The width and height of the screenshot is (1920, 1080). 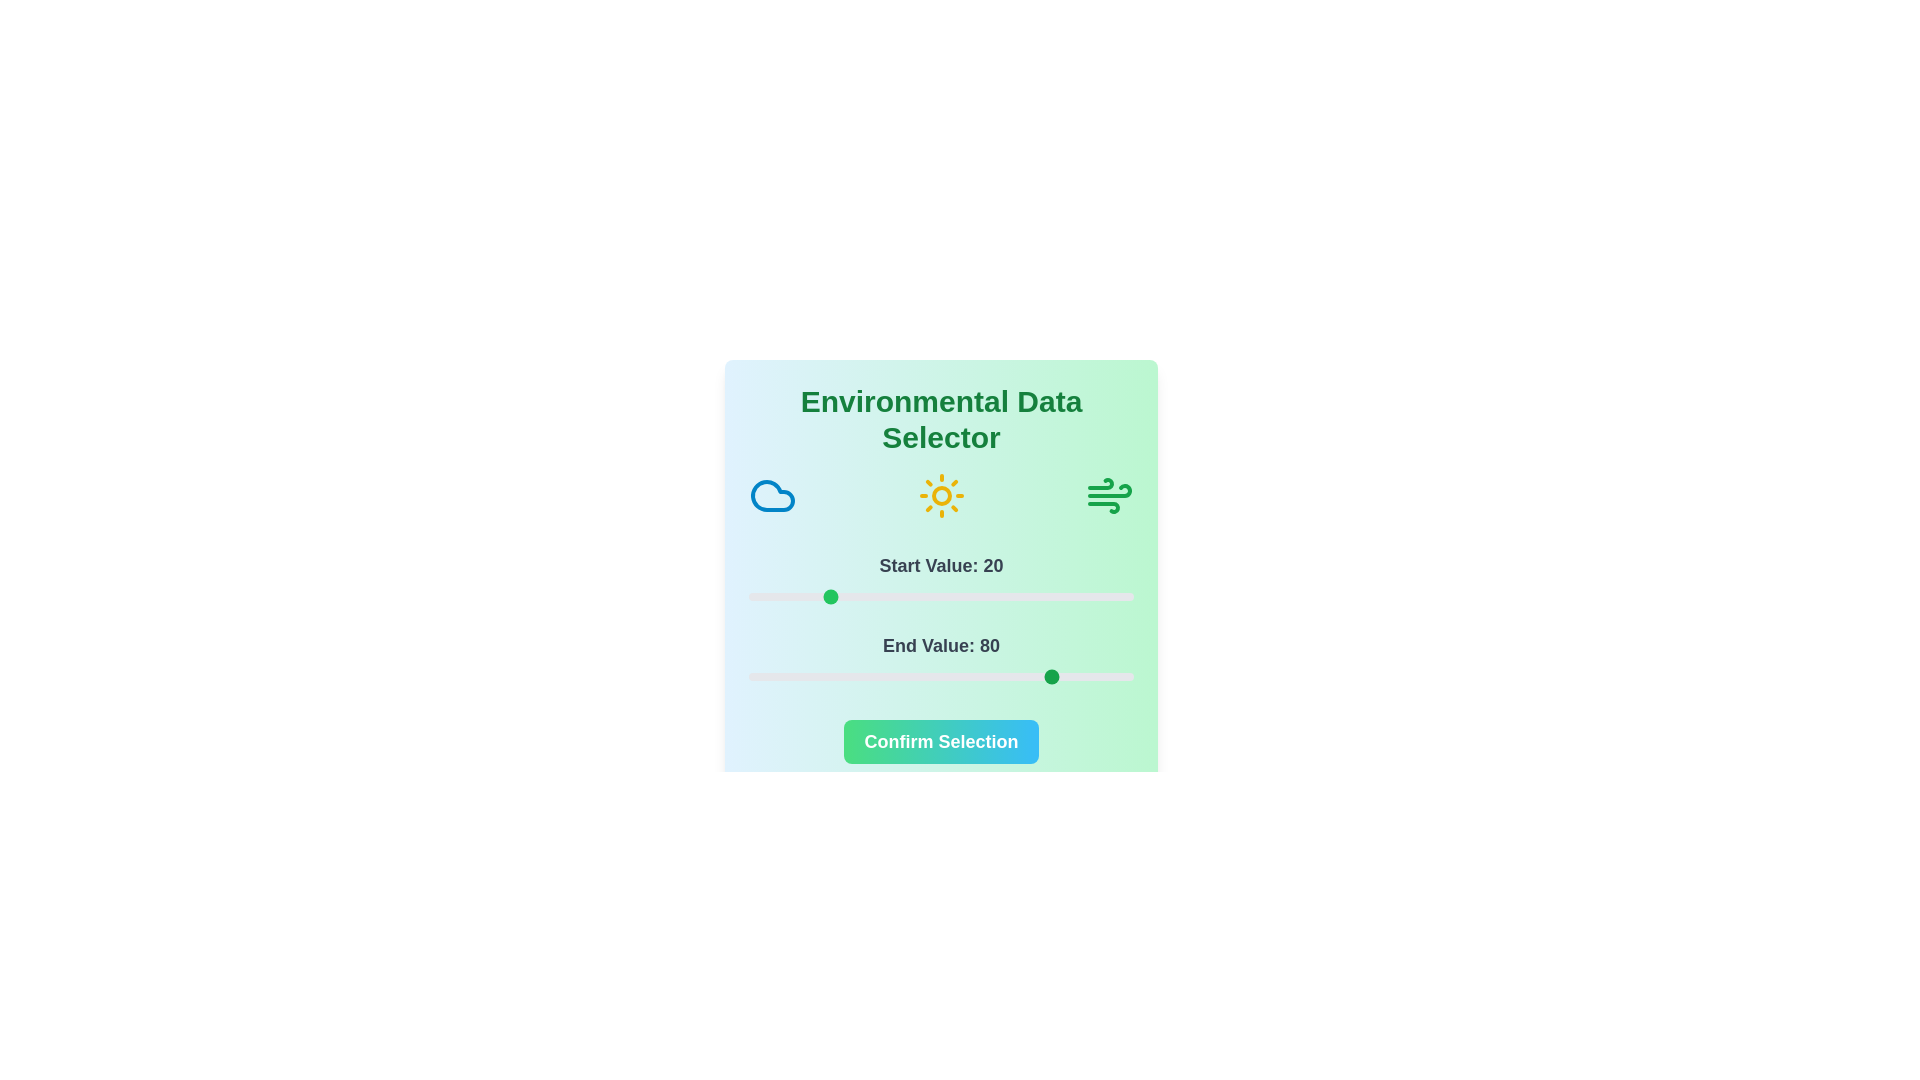 I want to click on the cloud icon, which is the leftmost in a row of three weather-related icons at the top of the interface, so click(x=771, y=495).